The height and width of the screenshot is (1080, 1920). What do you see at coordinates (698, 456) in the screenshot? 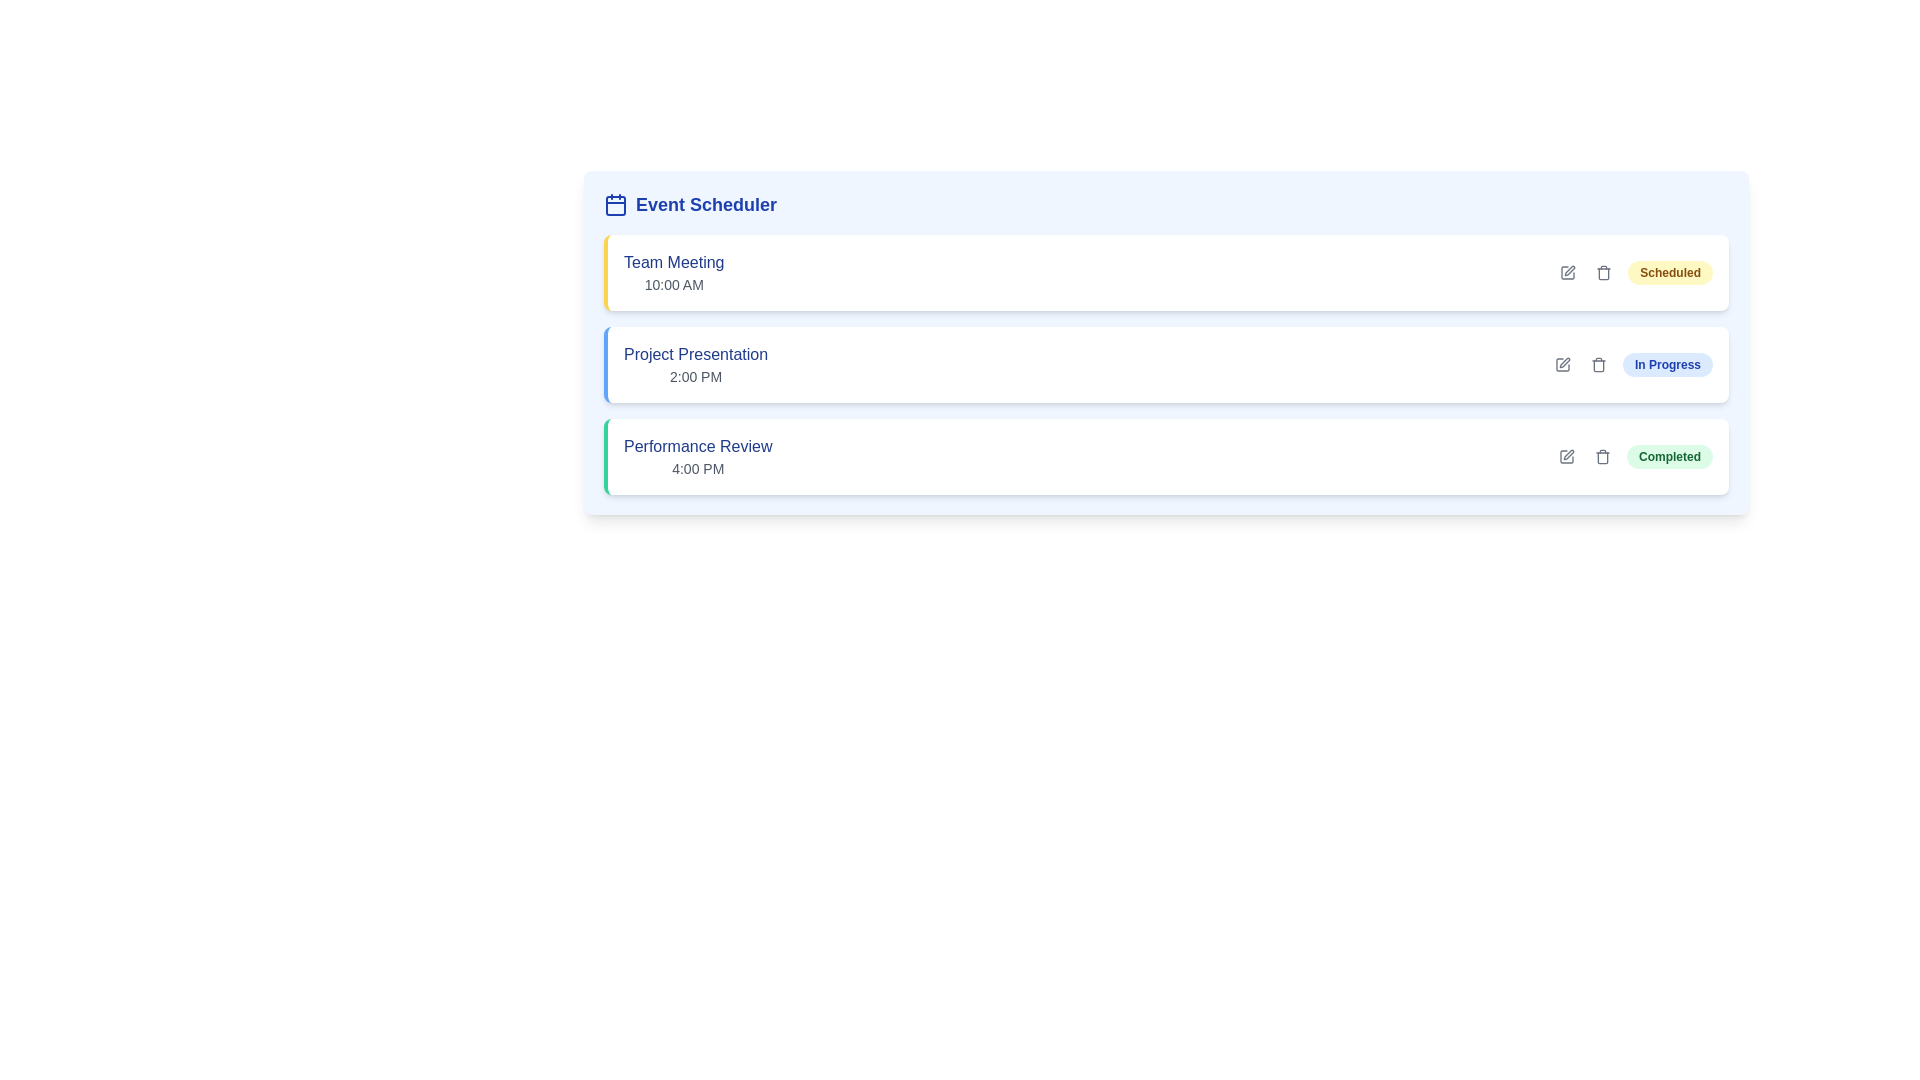
I see `text label that communicates the event labeled 'Performance Review' with its start time as '4:00 PM', located in the third row of the event schedule card layout` at bounding box center [698, 456].